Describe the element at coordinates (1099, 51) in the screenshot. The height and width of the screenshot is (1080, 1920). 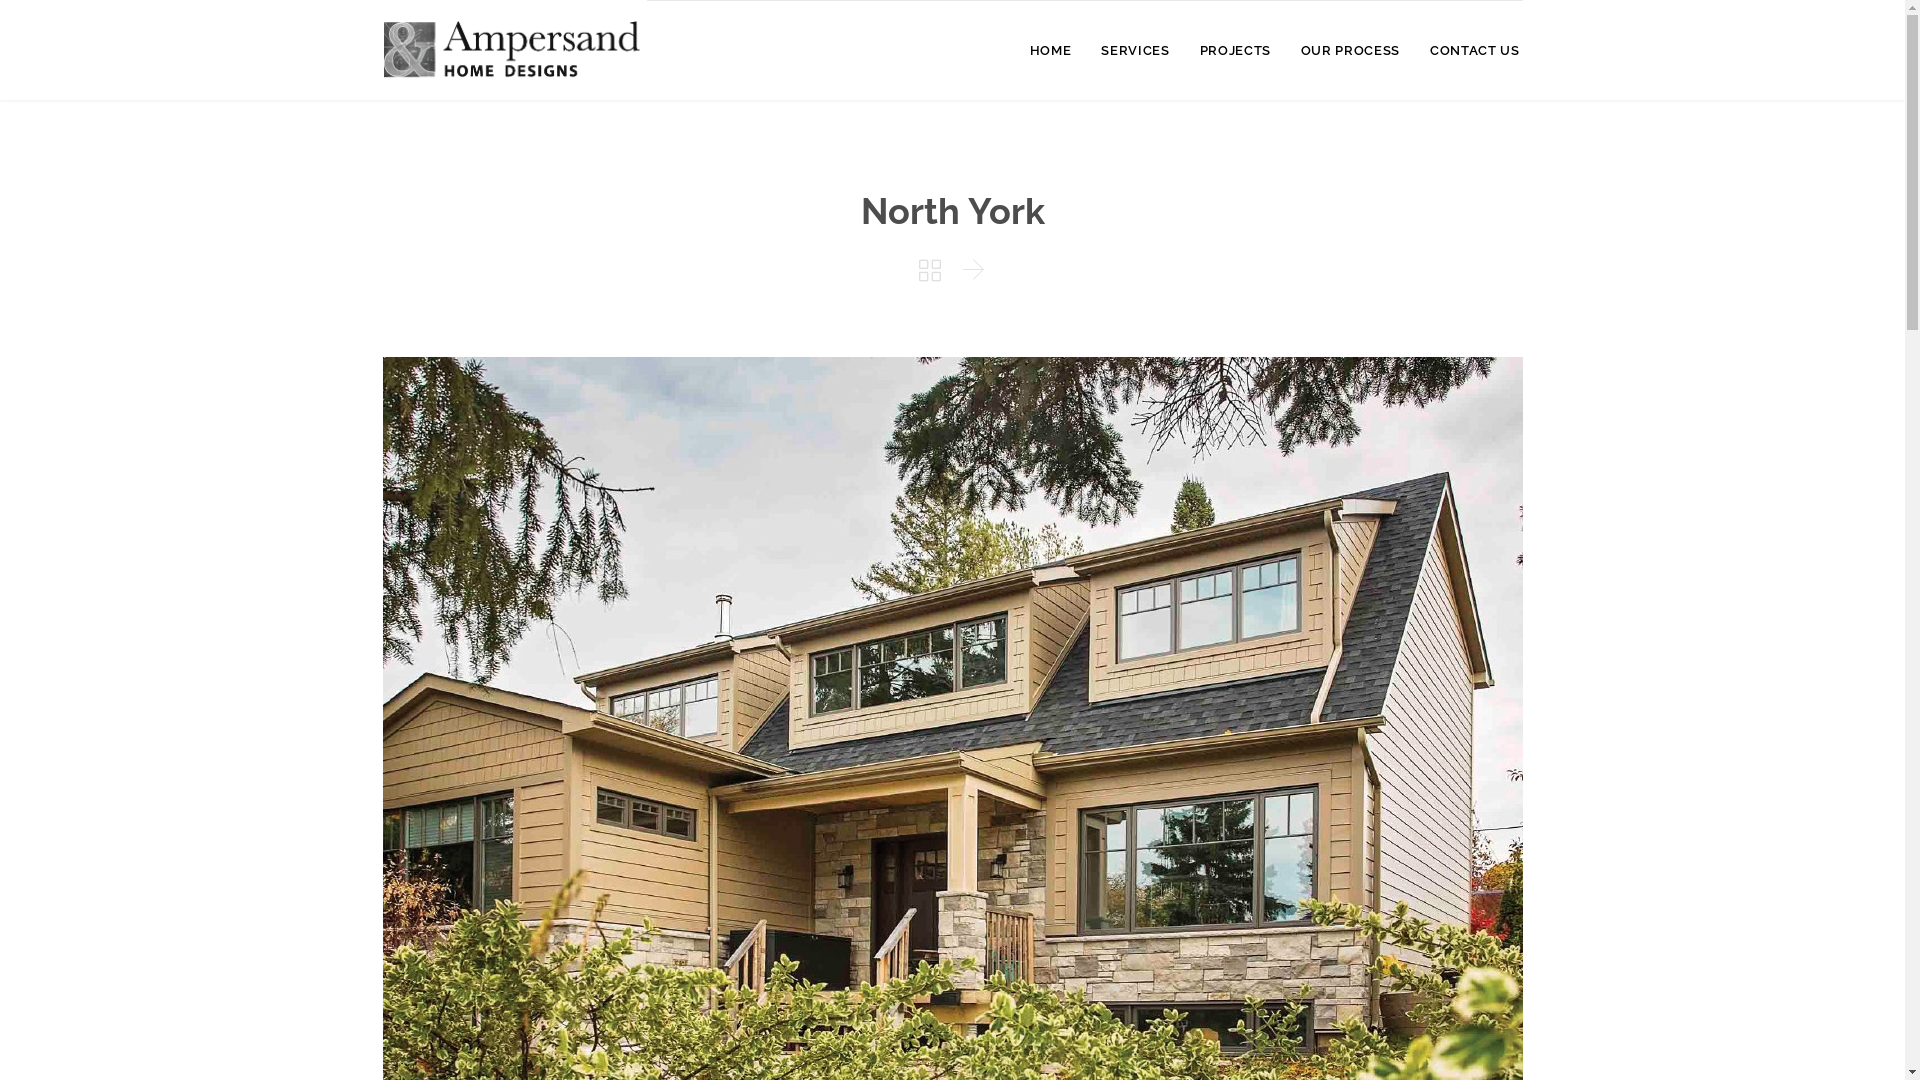
I see `'SERVICES'` at that location.